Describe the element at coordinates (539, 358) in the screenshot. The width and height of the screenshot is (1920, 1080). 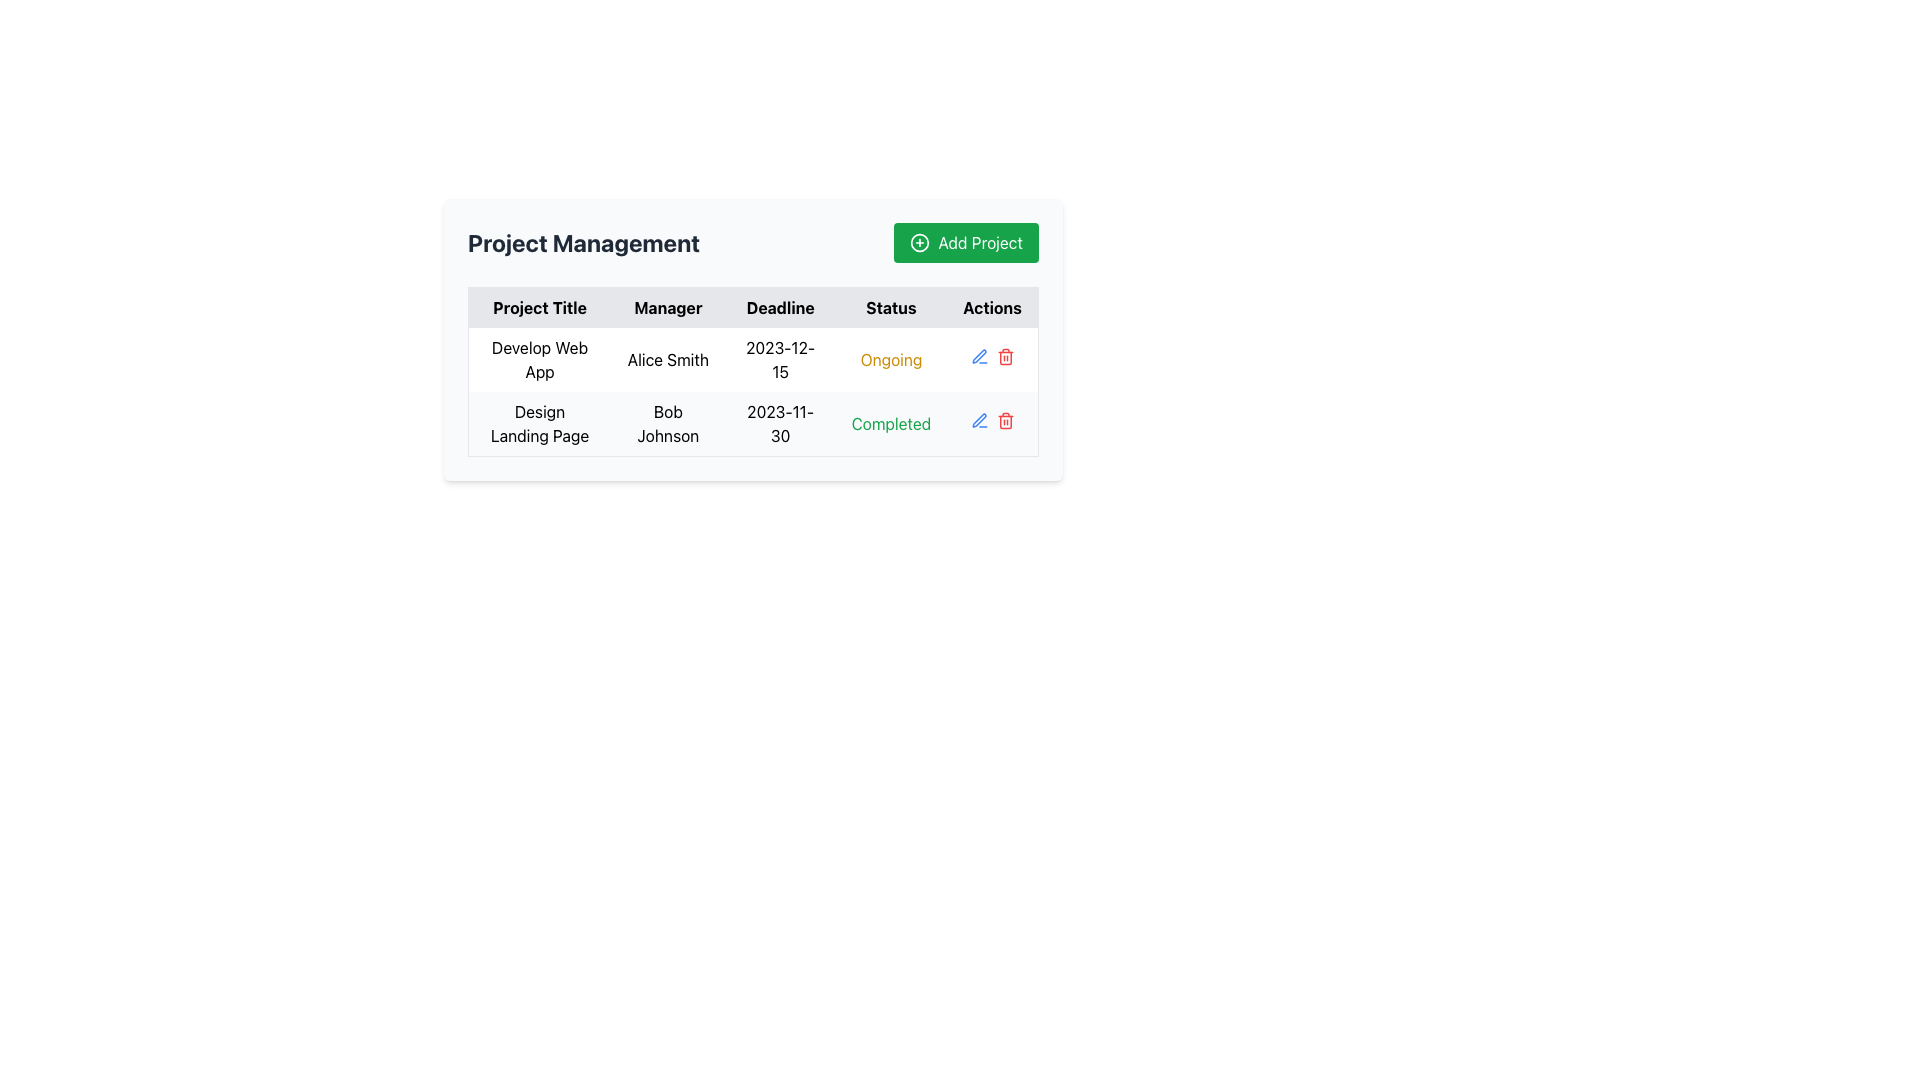
I see `the text label displaying 'Develop Web App' located in the first cell of the 'Project Title' column under the 'Project Management' header` at that location.